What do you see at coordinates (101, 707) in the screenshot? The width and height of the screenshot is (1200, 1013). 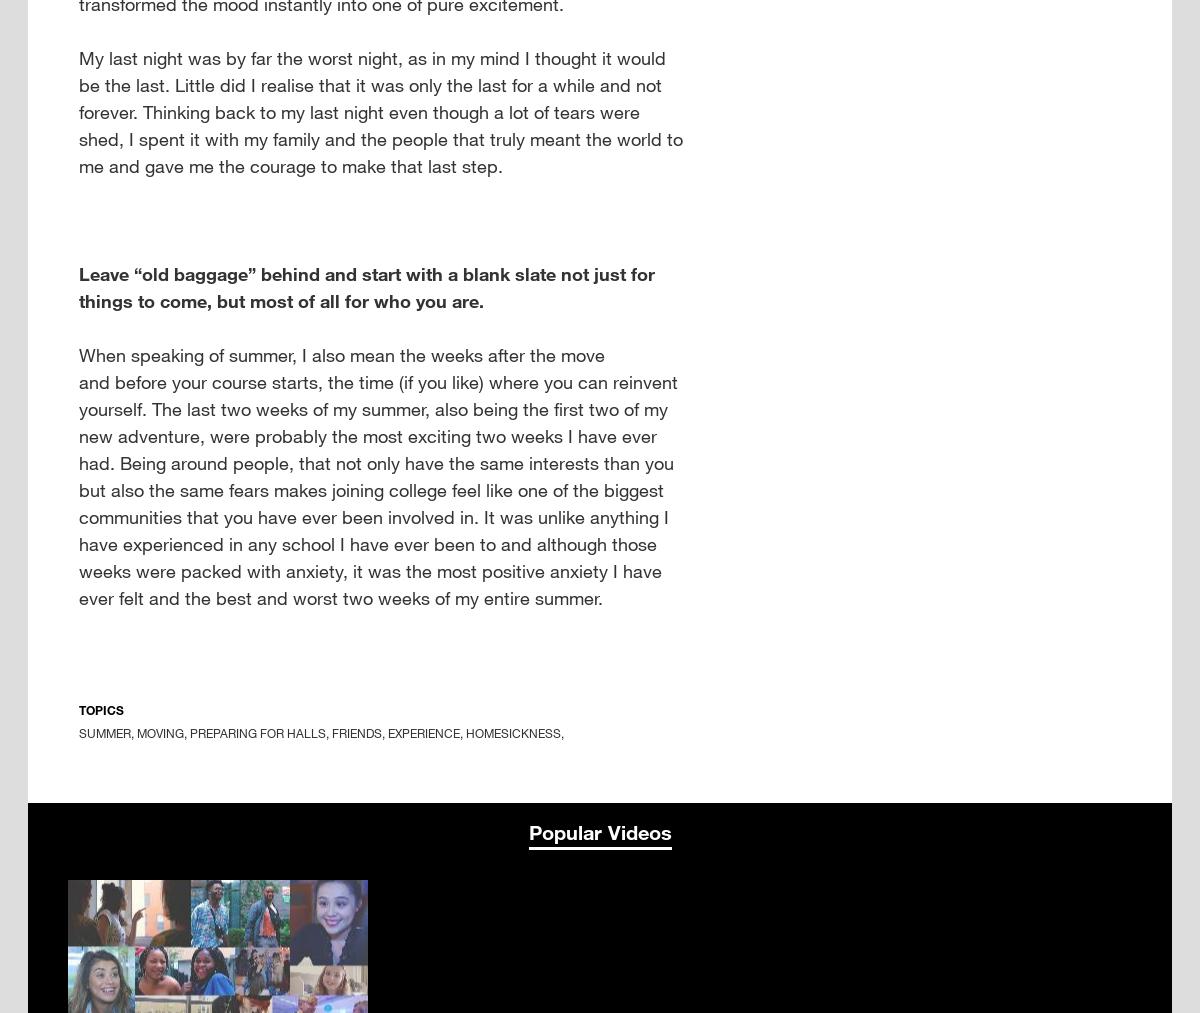 I see `'Topics'` at bounding box center [101, 707].